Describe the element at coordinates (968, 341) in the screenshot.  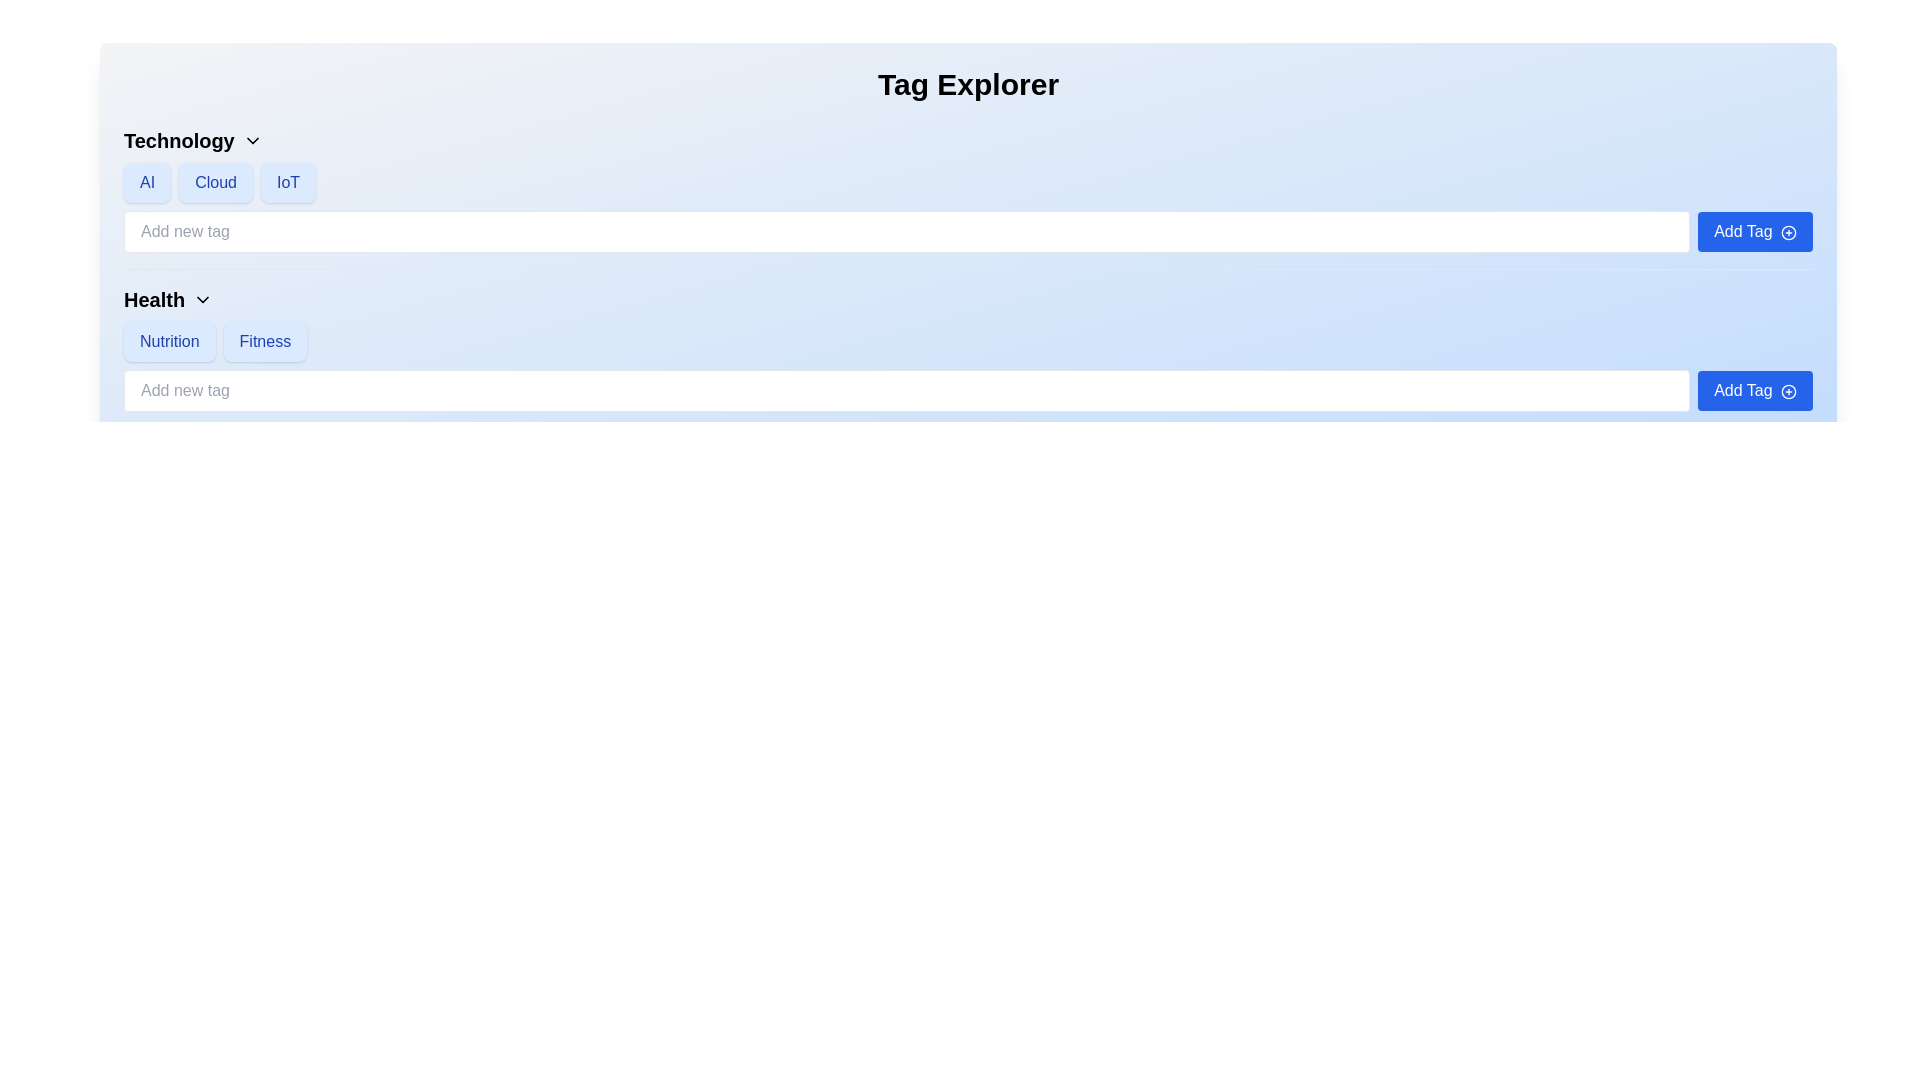
I see `the Tag collection group related to the 'Health' category, which is centrally positioned under its section` at that location.